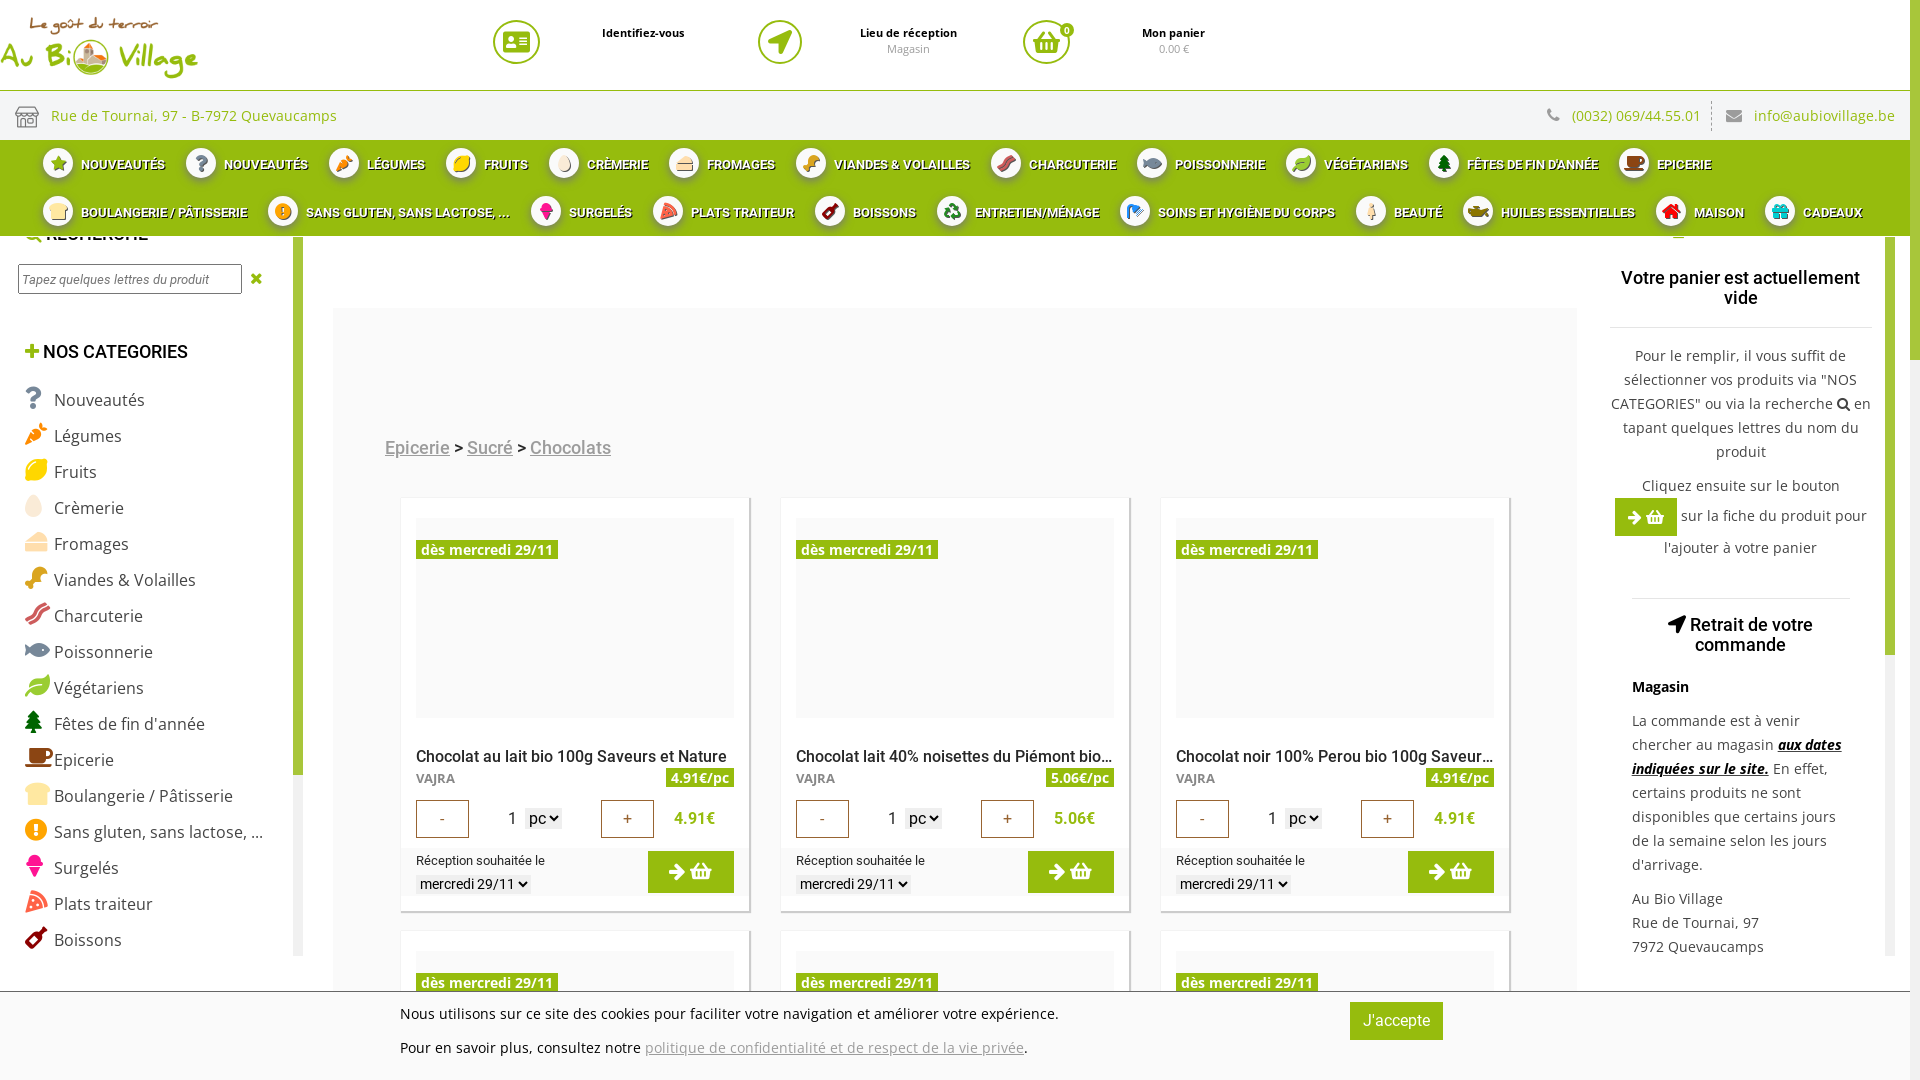 The image size is (1920, 1080). I want to click on '+', so click(980, 818).